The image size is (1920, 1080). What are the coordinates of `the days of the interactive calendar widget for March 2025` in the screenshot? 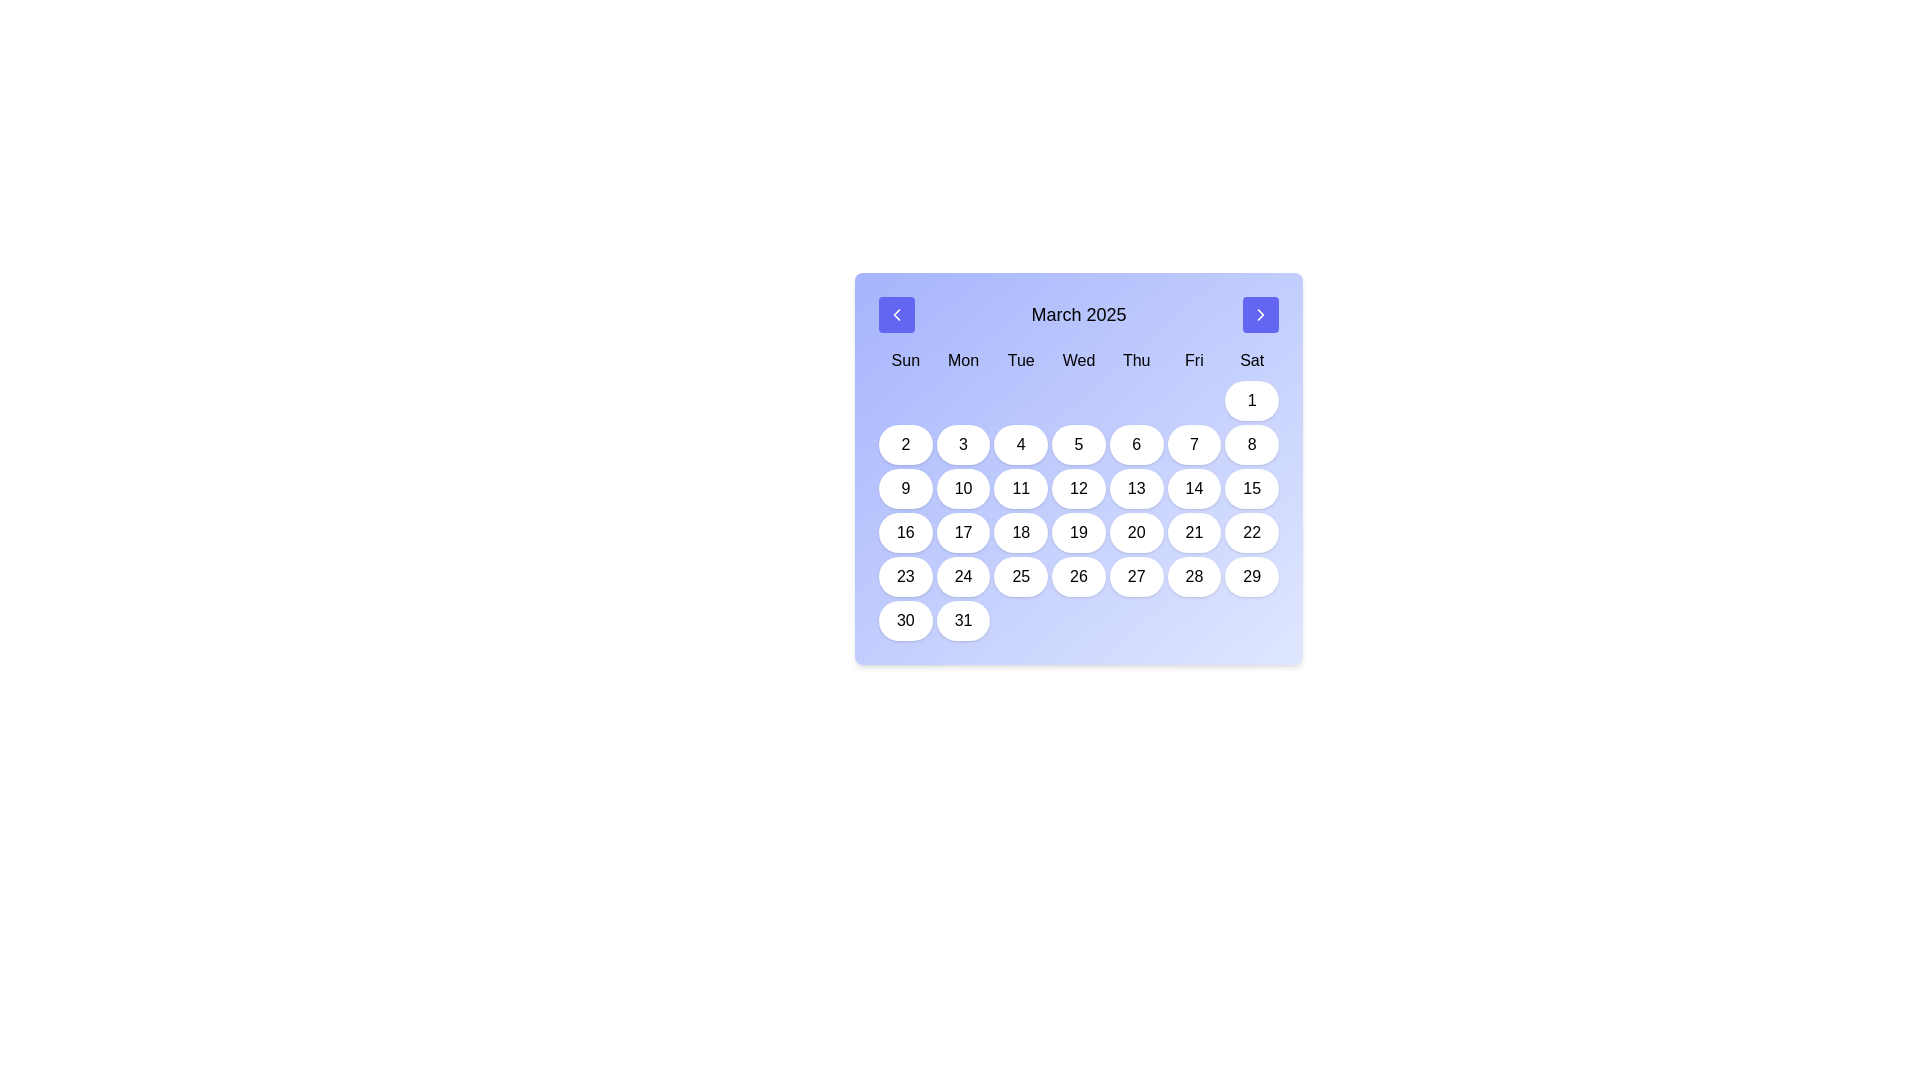 It's located at (1078, 469).